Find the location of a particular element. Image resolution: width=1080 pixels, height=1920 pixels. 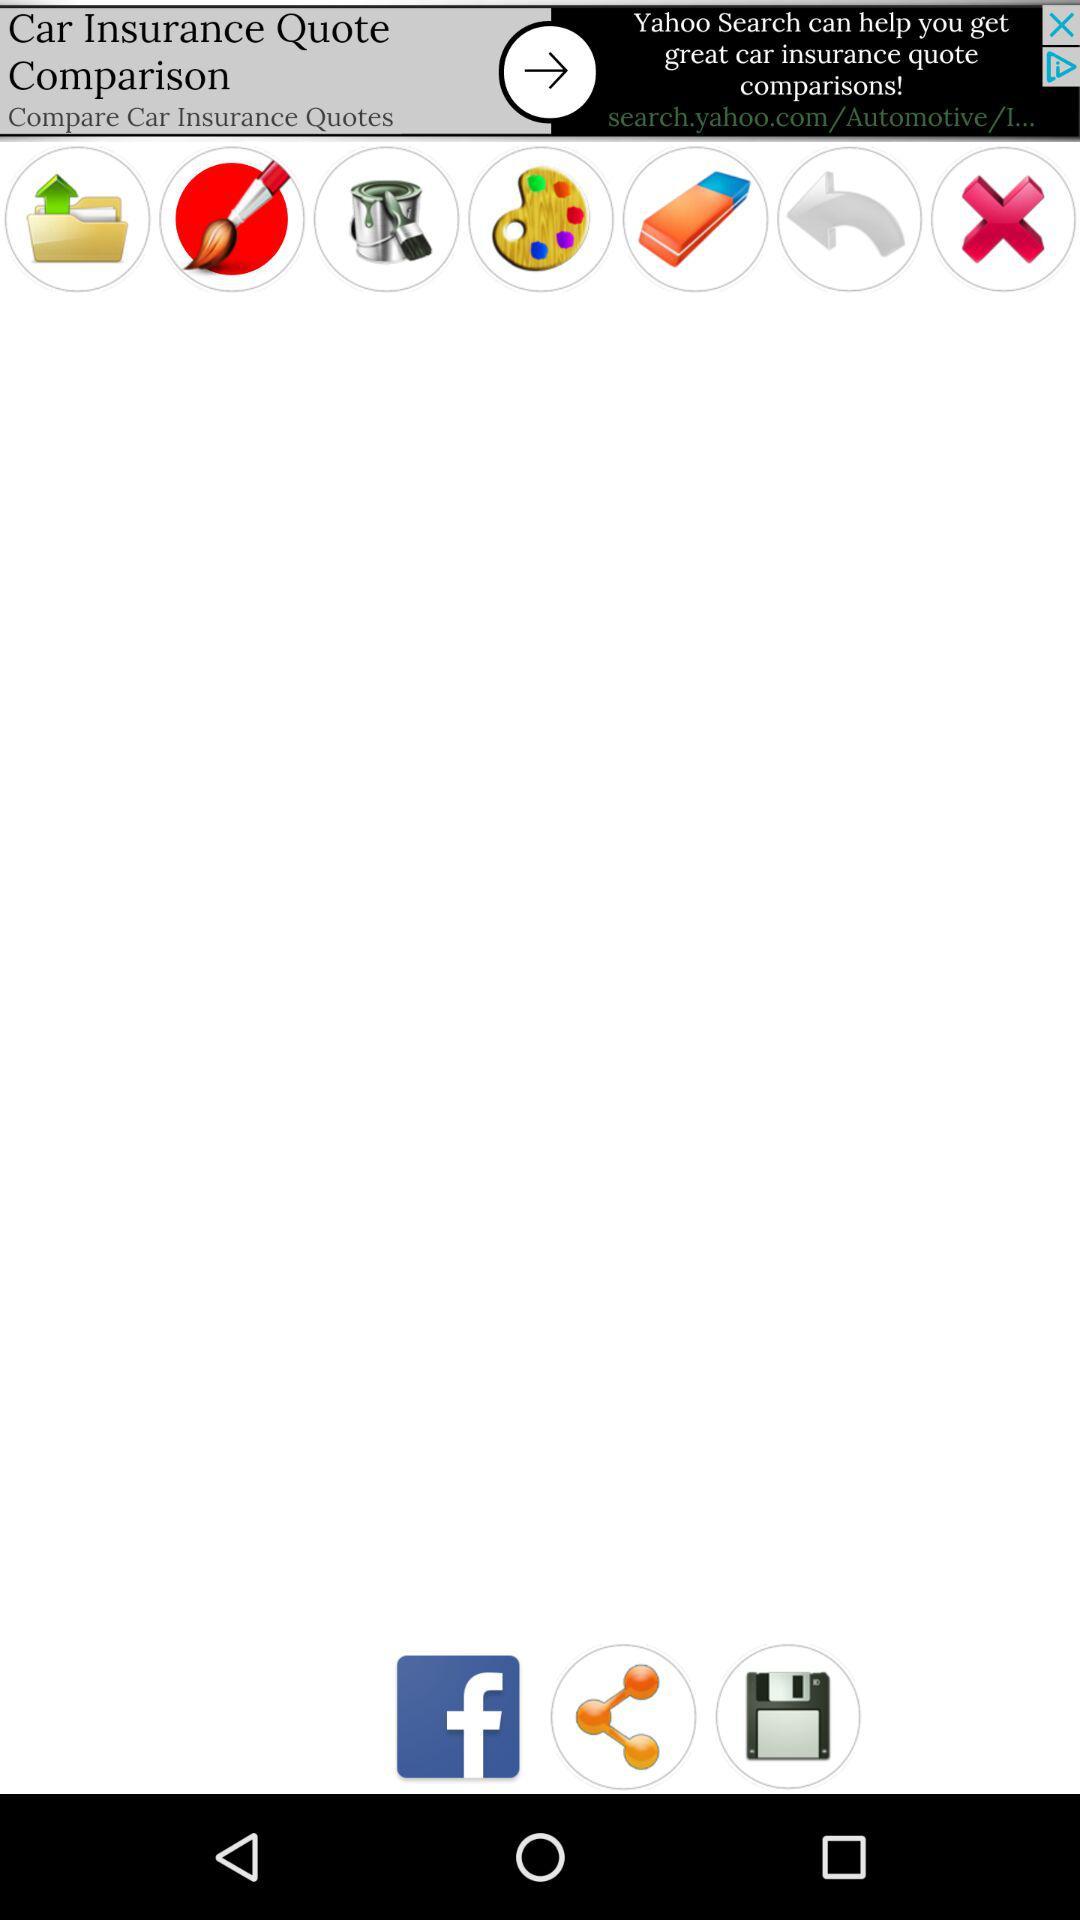

facebook icon is located at coordinates (458, 1715).